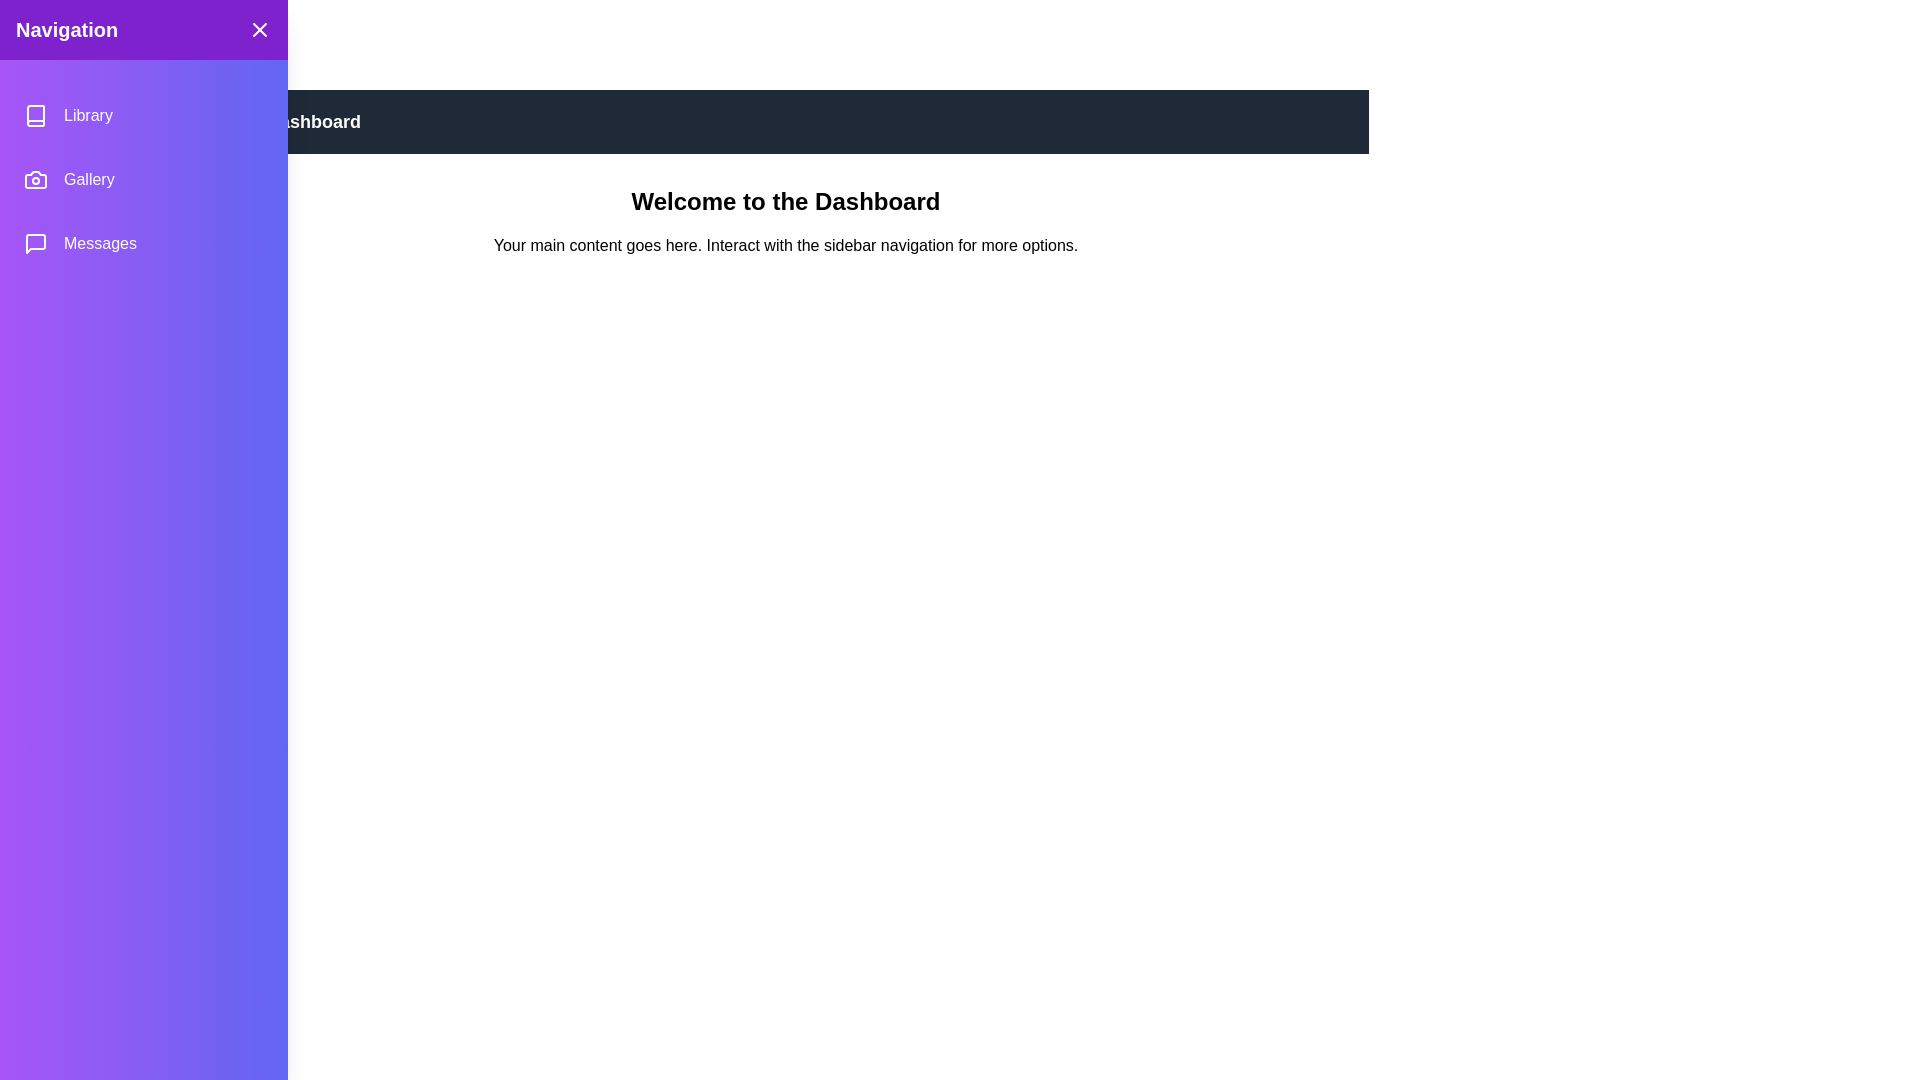 The width and height of the screenshot is (1920, 1080). Describe the element at coordinates (35, 115) in the screenshot. I see `the small book icon located at the start of the 'Library' row in the sidebar, representing library-related content` at that location.